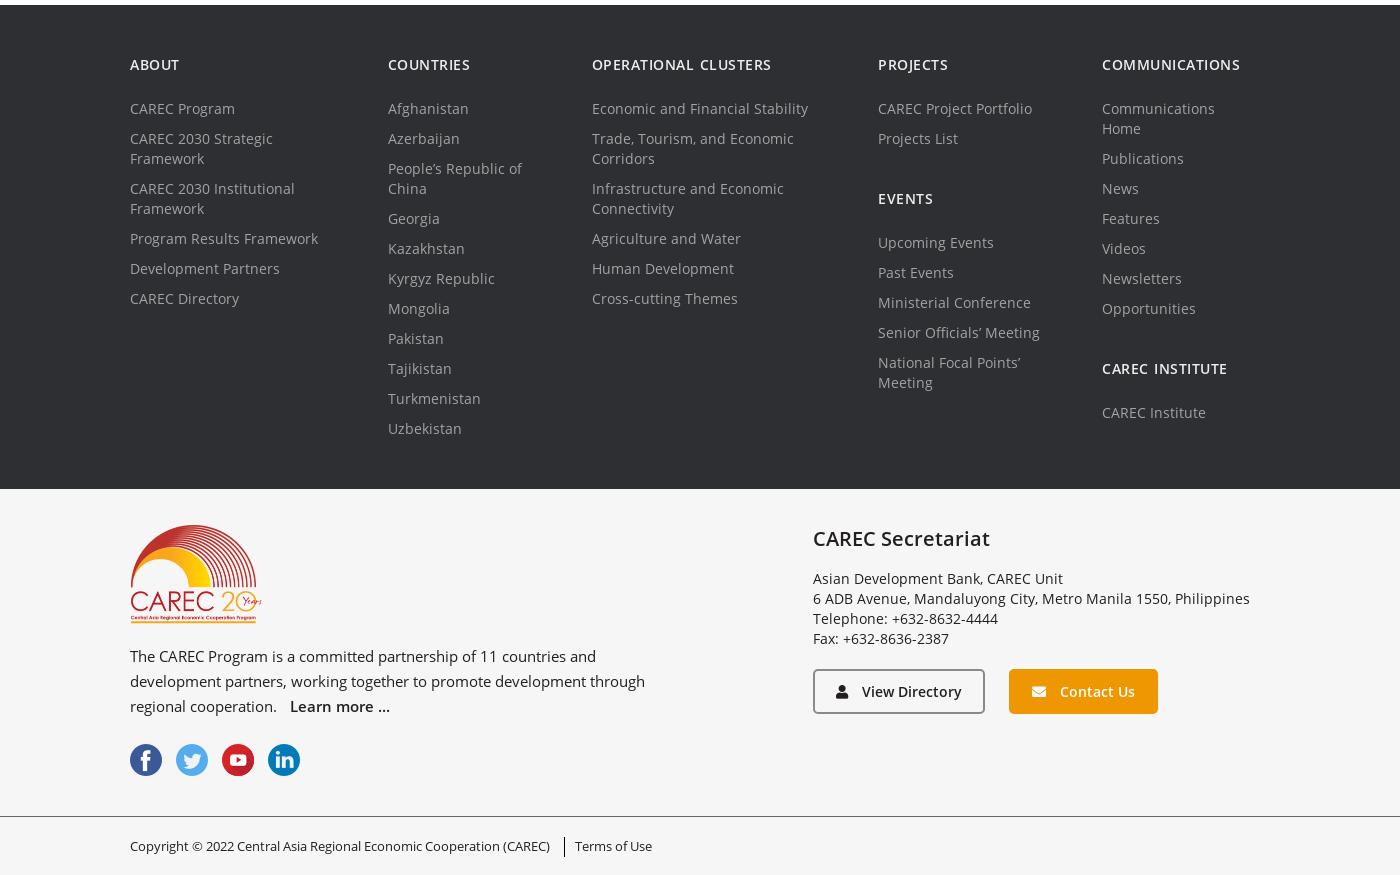  What do you see at coordinates (664, 297) in the screenshot?
I see `'Cross-cutting Themes'` at bounding box center [664, 297].